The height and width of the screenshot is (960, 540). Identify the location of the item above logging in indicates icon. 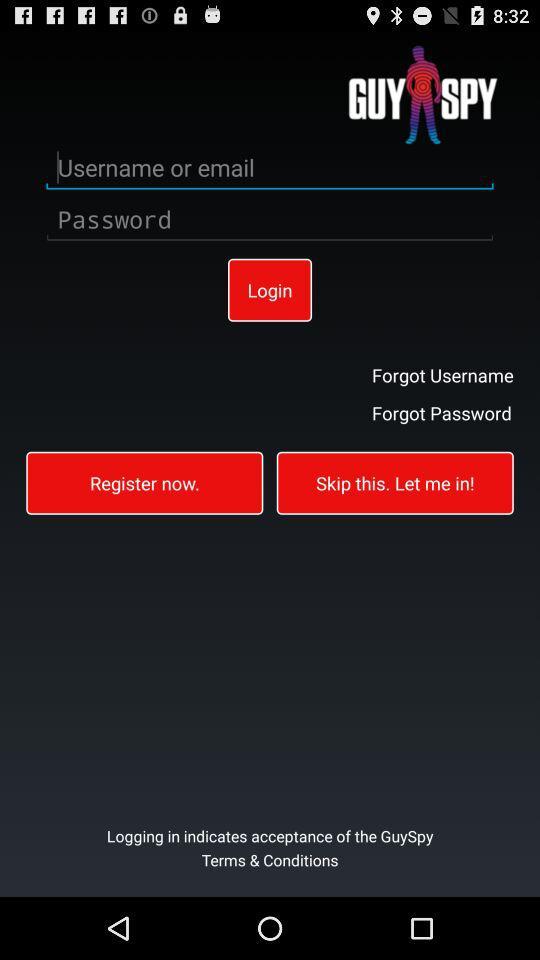
(395, 481).